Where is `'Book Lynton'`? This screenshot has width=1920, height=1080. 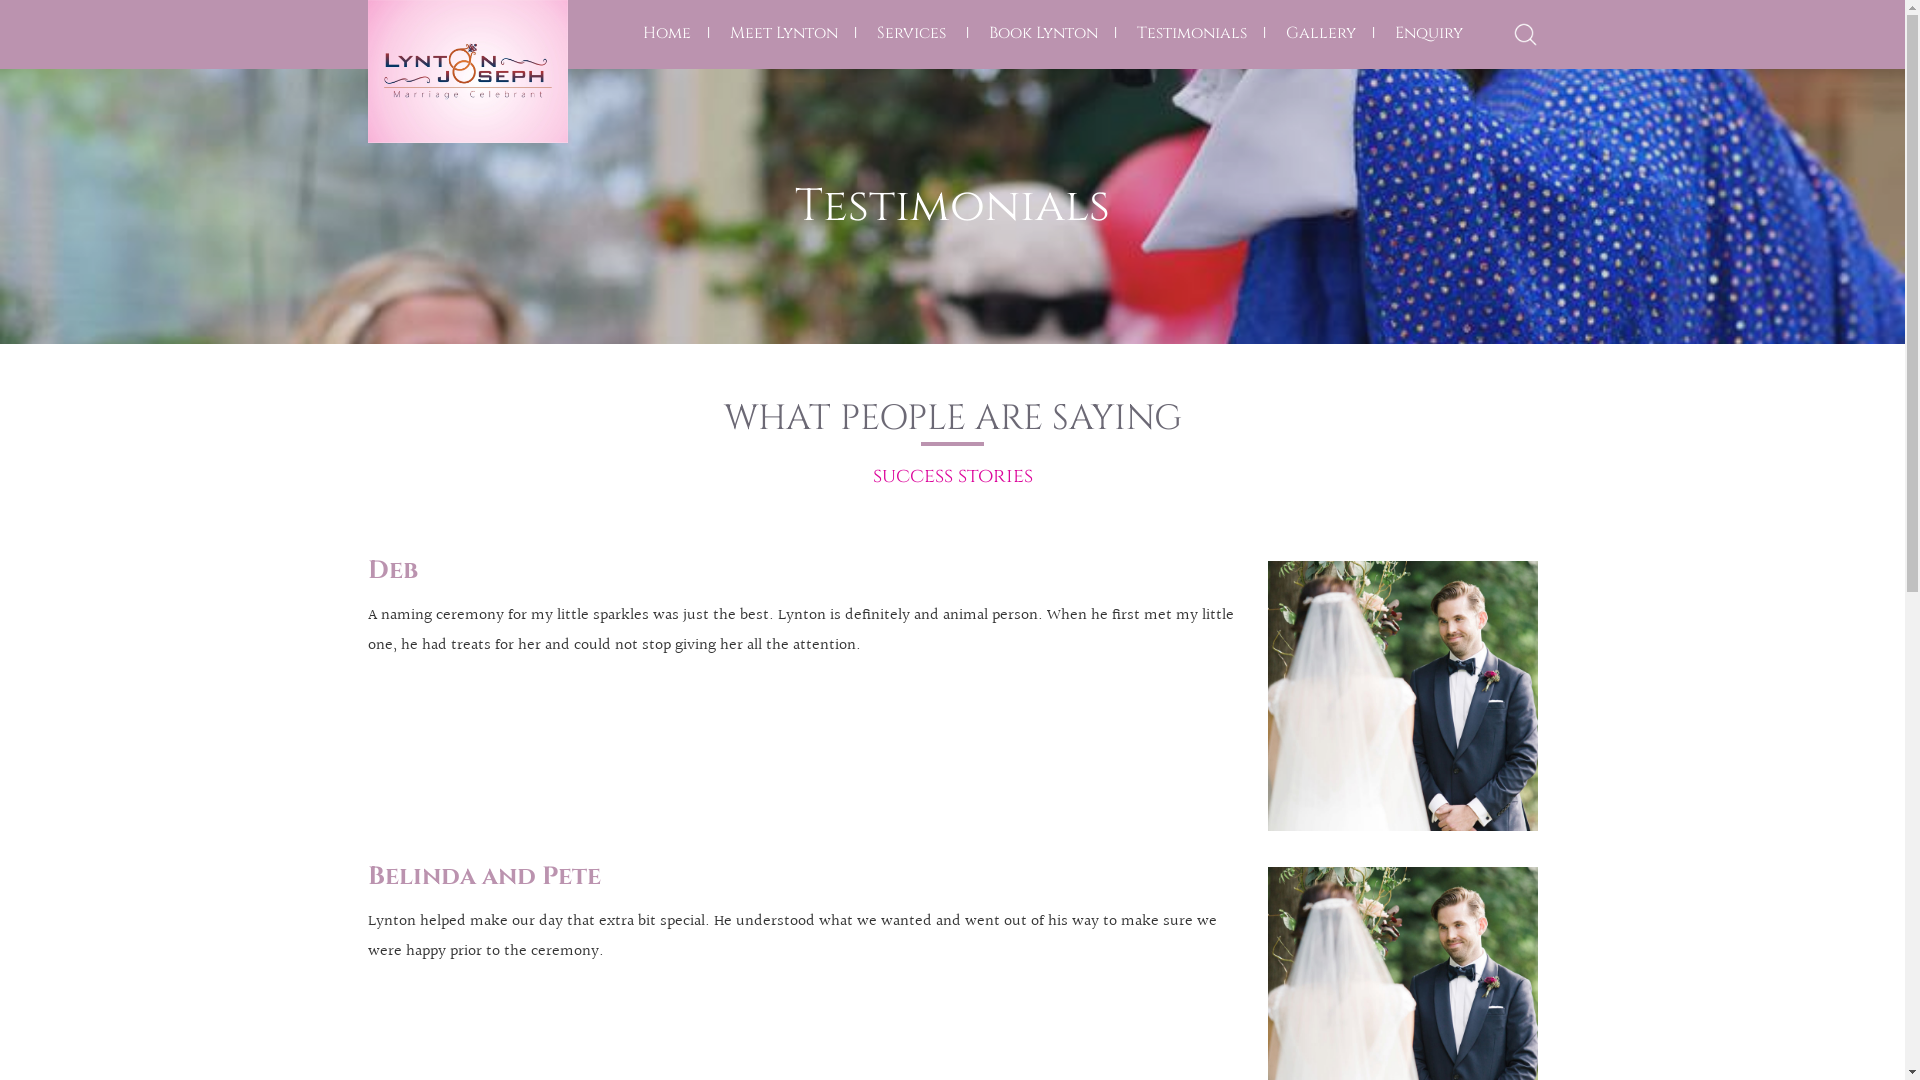 'Book Lynton' is located at coordinates (988, 33).